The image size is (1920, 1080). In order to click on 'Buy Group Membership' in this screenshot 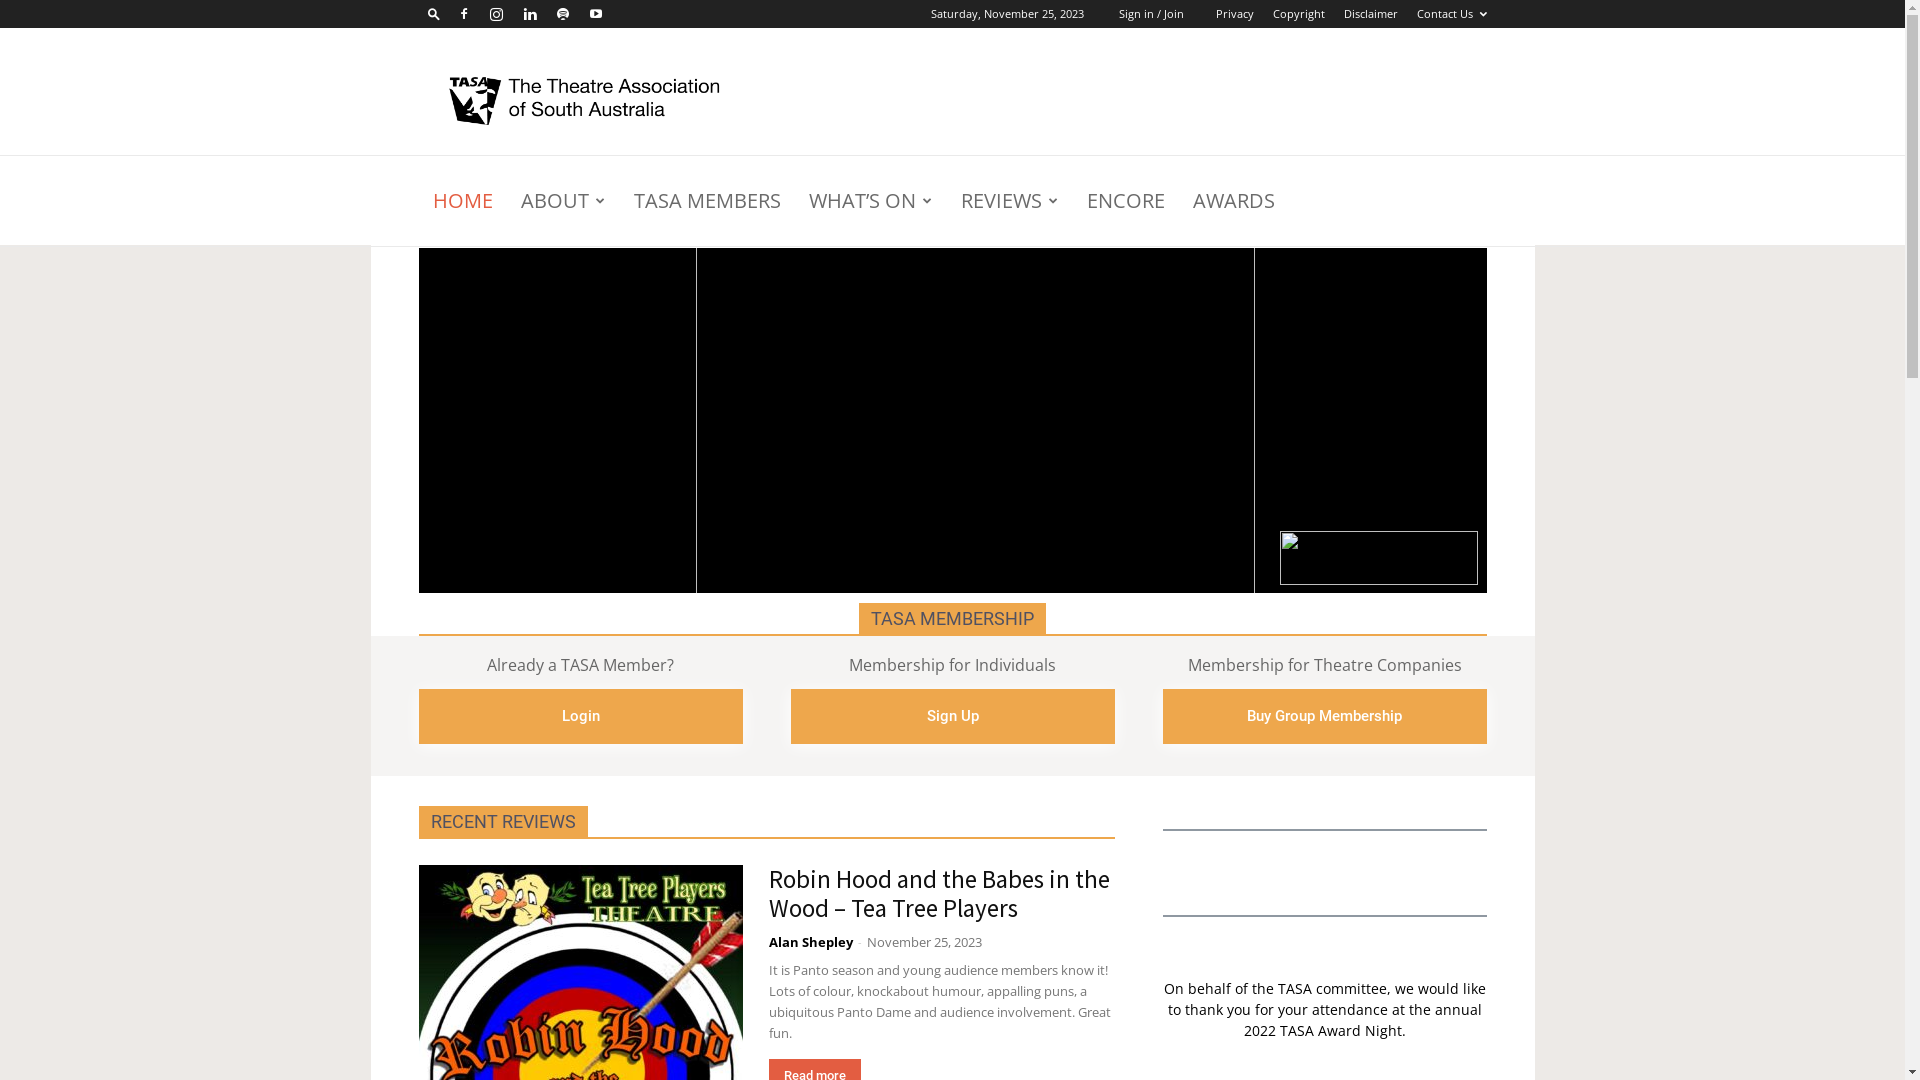, I will do `click(1324, 715)`.